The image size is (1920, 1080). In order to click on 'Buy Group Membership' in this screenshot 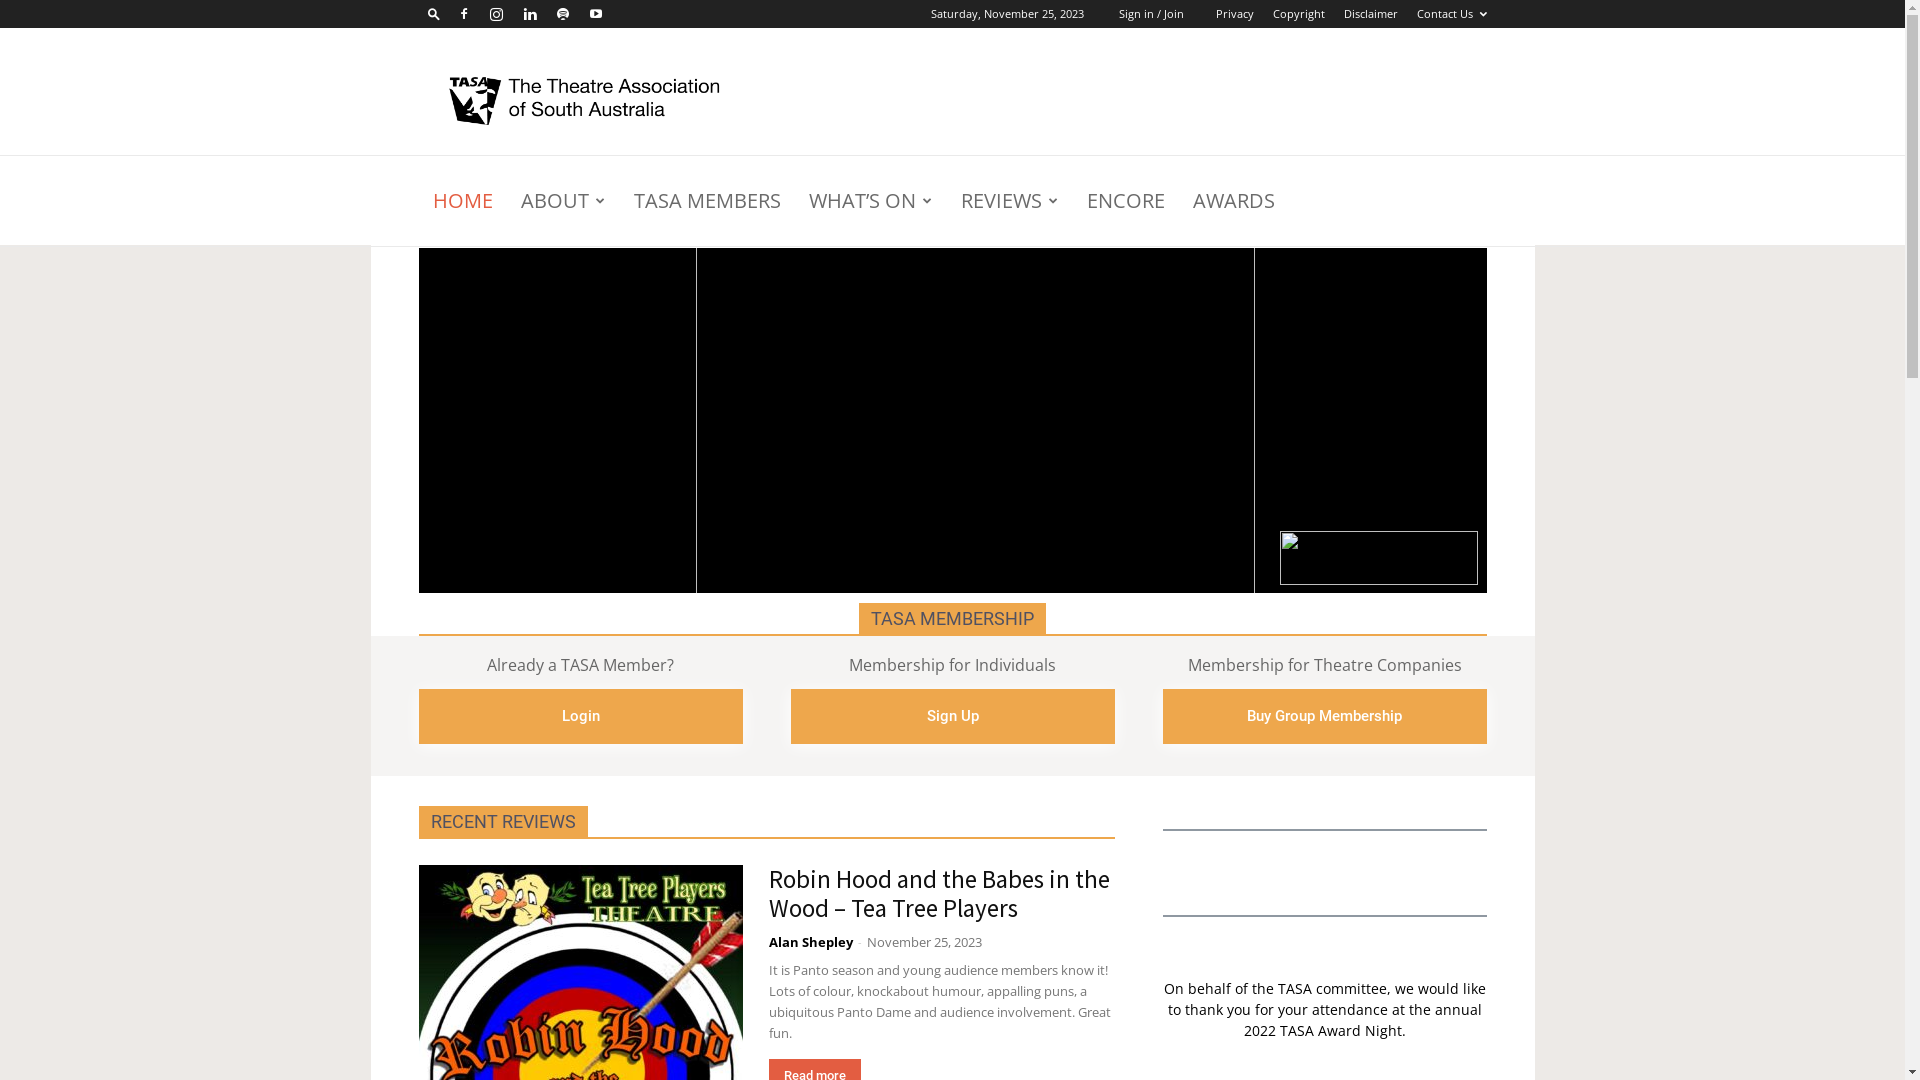, I will do `click(1324, 715)`.